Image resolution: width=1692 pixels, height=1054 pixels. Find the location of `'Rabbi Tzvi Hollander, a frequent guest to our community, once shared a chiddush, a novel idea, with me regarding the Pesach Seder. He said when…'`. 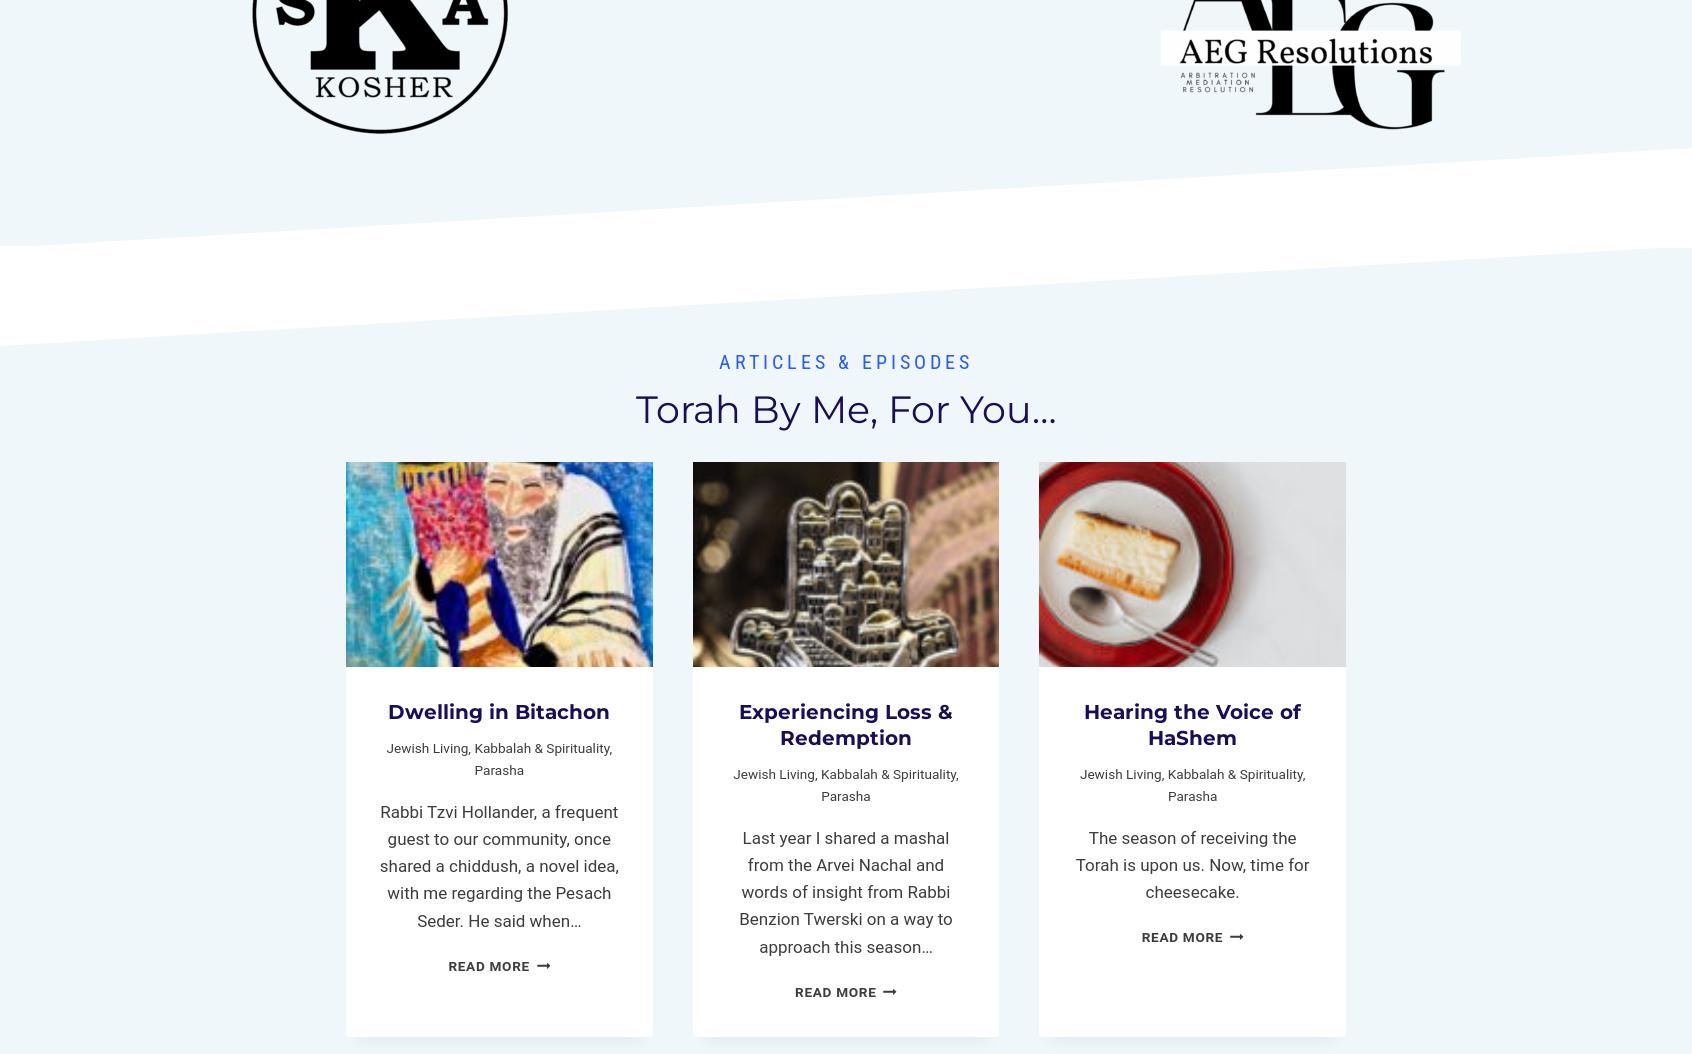

'Rabbi Tzvi Hollander, a frequent guest to our community, once shared a chiddush, a novel idea, with me regarding the Pesach Seder. He said when…' is located at coordinates (498, 865).